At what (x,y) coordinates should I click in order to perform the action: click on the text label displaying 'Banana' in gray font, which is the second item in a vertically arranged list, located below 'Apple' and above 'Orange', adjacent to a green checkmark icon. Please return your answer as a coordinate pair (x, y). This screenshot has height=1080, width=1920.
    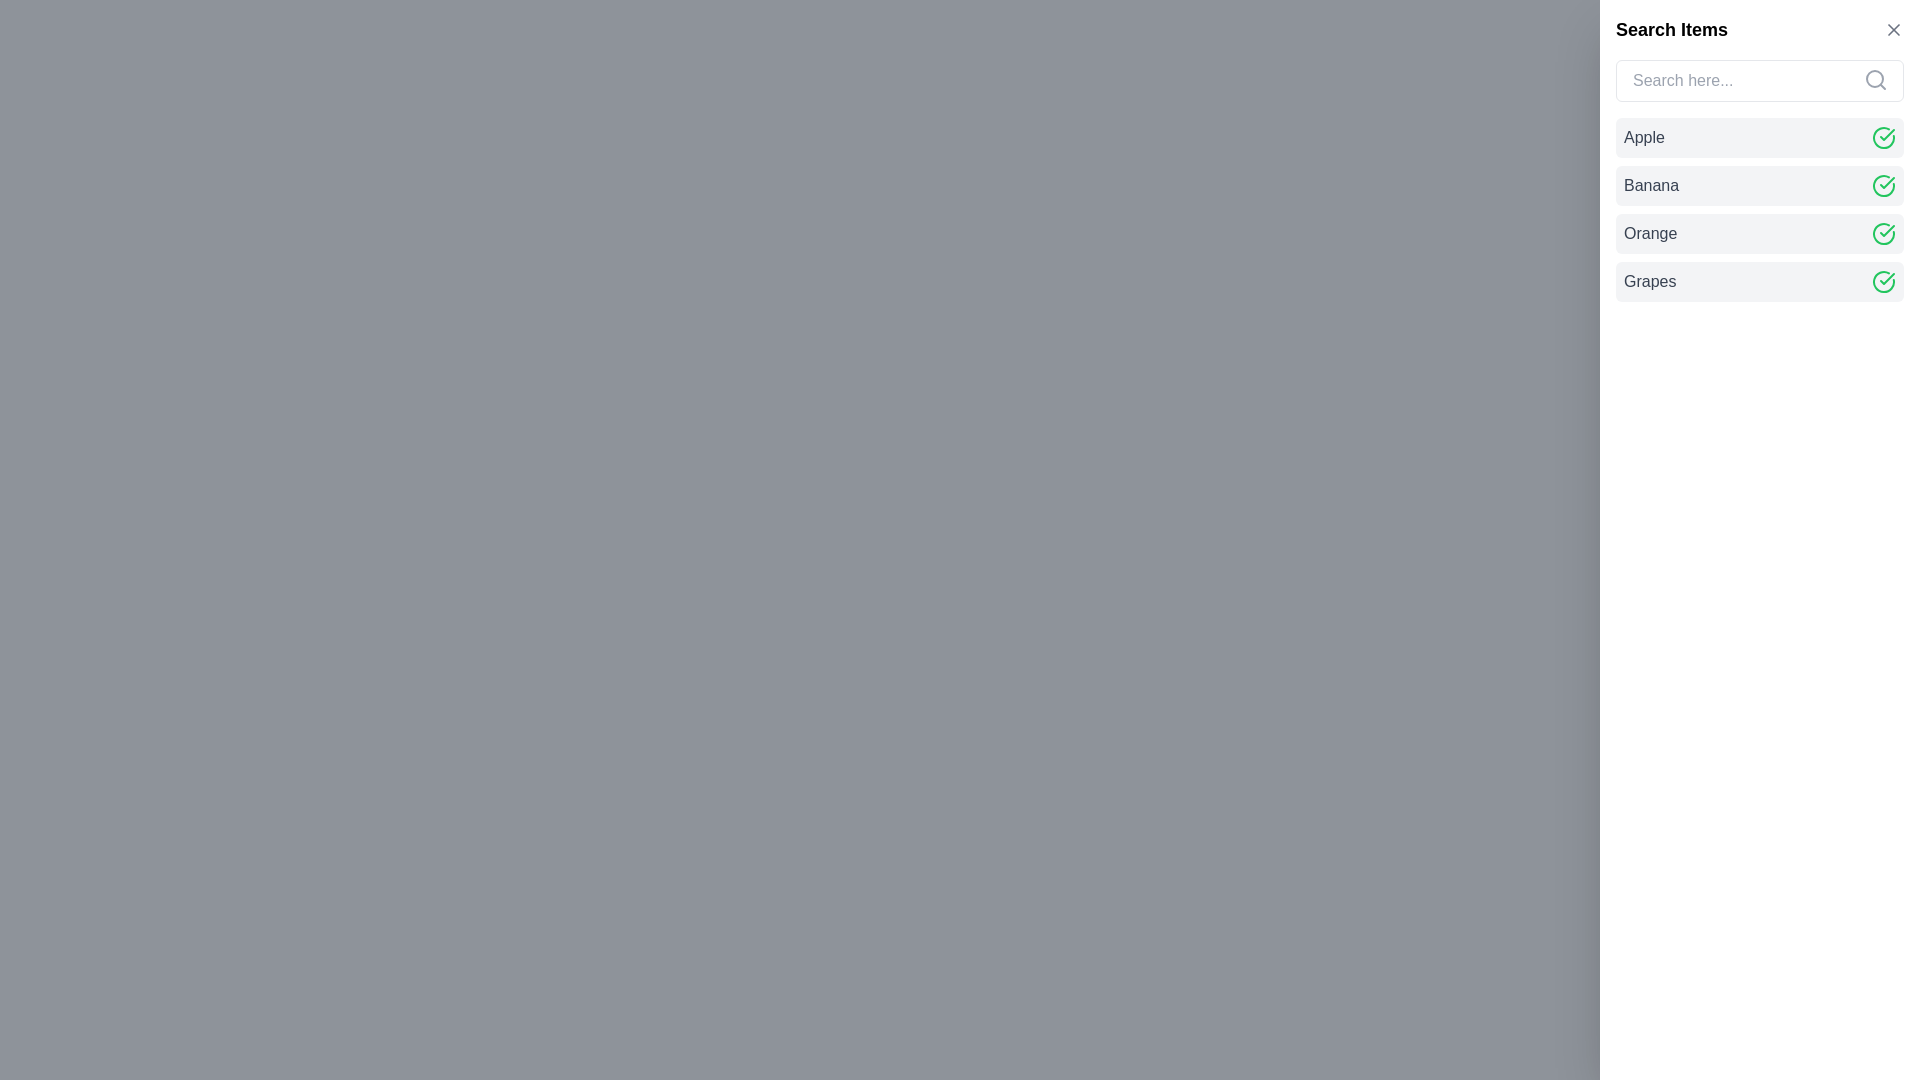
    Looking at the image, I should click on (1651, 185).